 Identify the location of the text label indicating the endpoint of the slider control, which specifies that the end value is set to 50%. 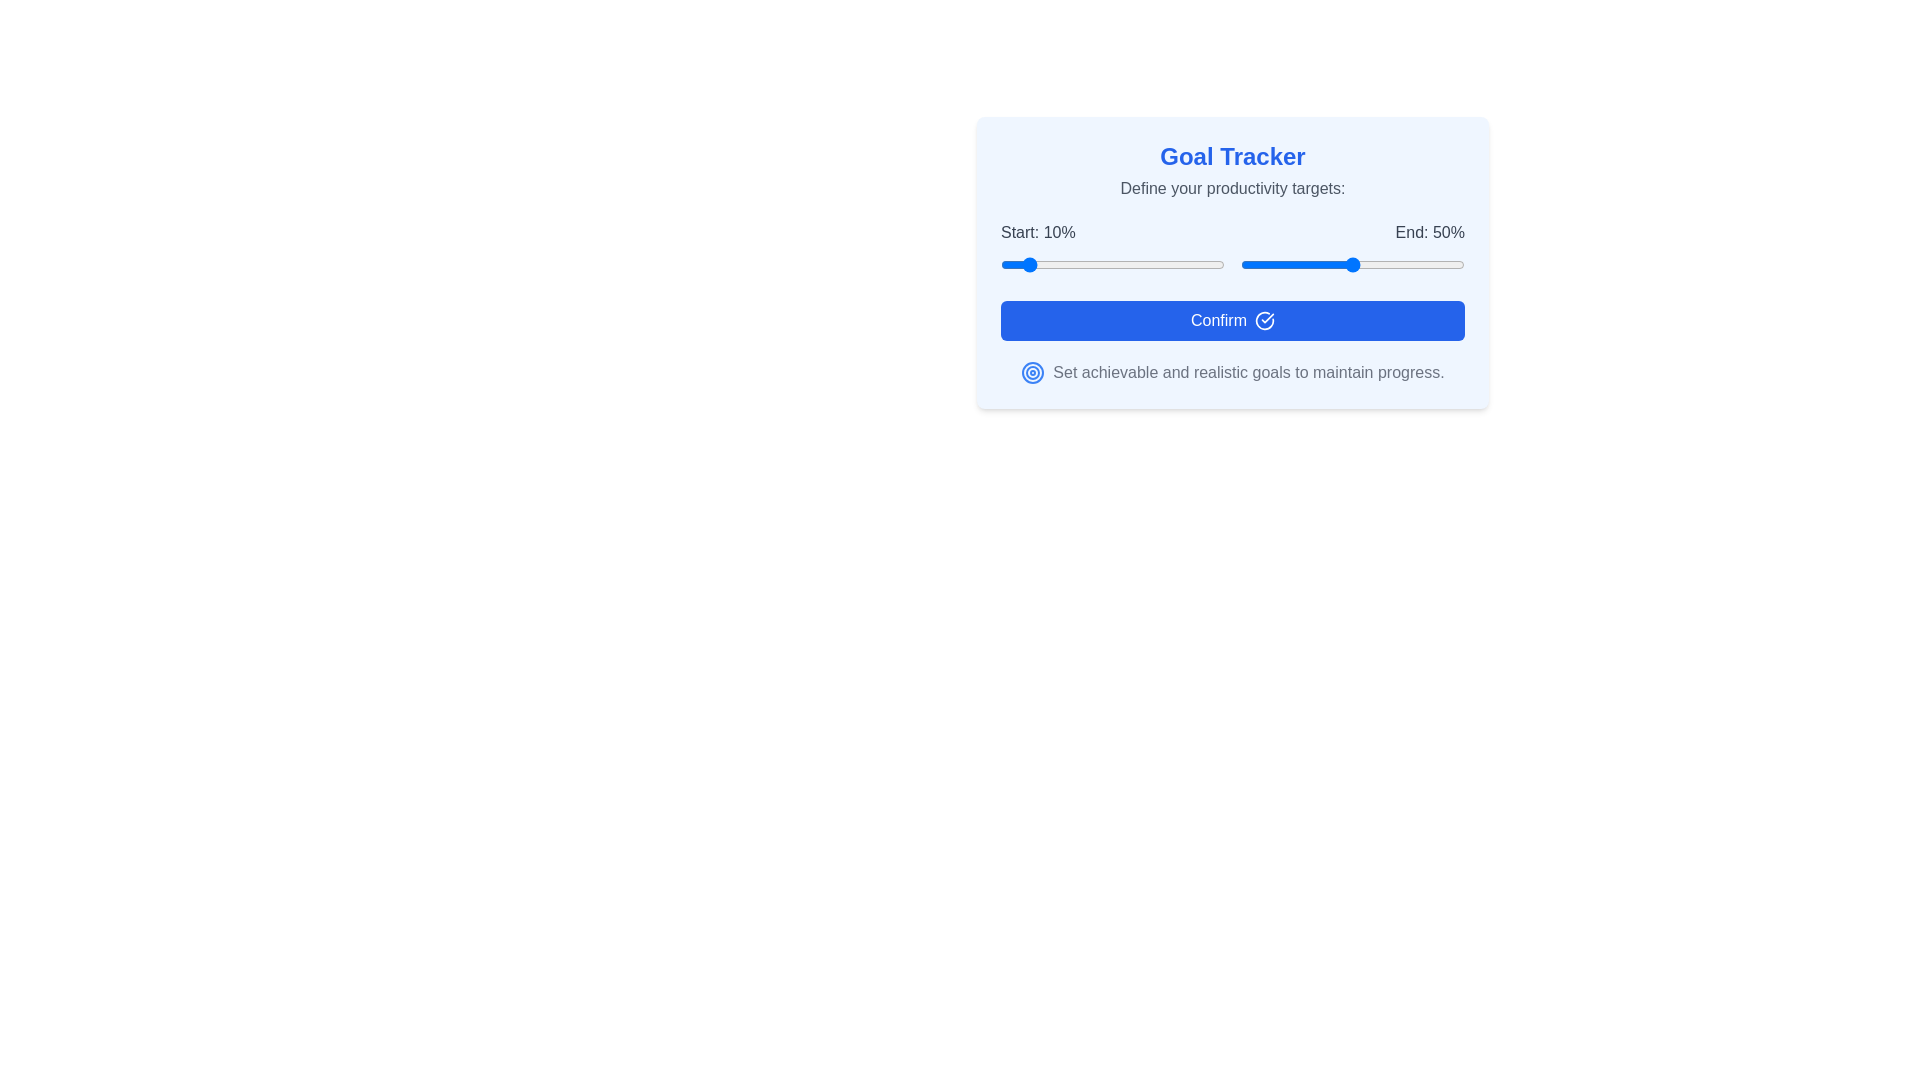
(1429, 231).